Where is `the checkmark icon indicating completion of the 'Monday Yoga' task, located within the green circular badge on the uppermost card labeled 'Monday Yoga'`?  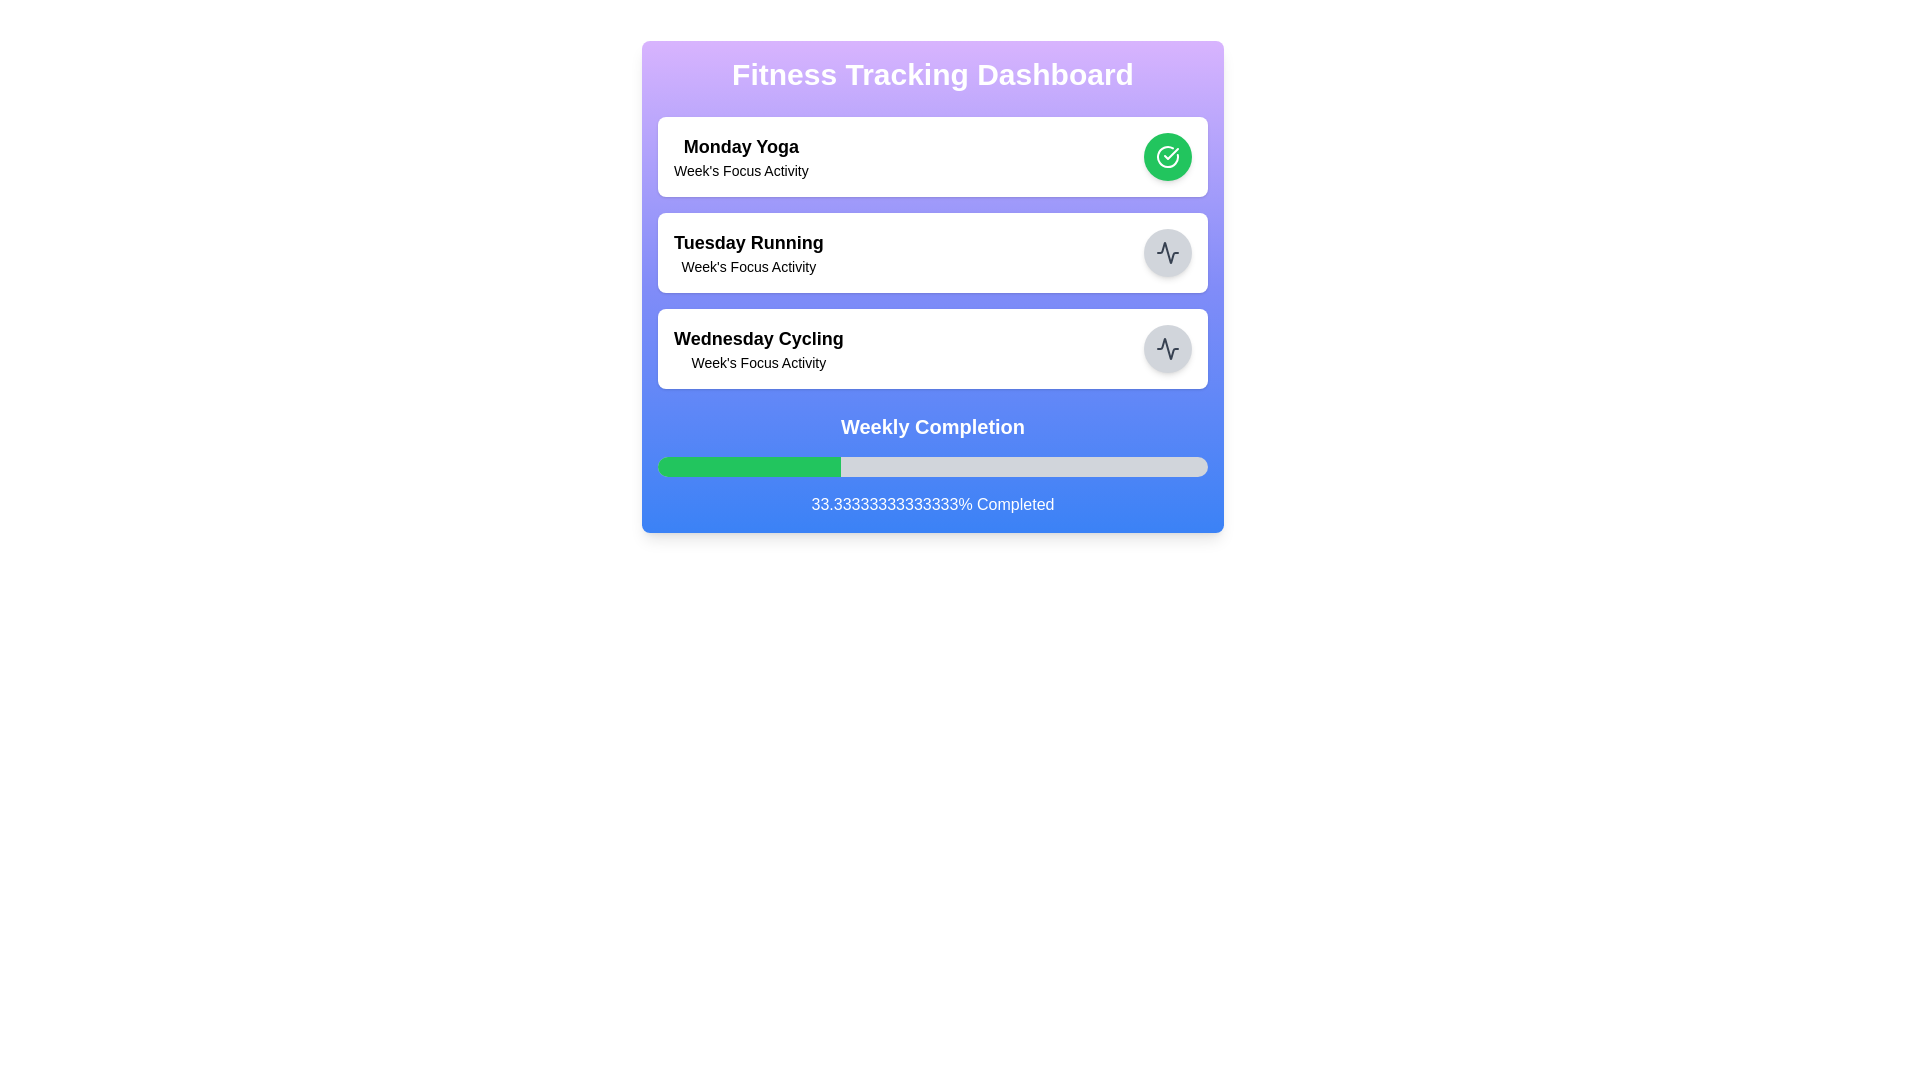 the checkmark icon indicating completion of the 'Monday Yoga' task, located within the green circular badge on the uppermost card labeled 'Monday Yoga' is located at coordinates (1171, 153).